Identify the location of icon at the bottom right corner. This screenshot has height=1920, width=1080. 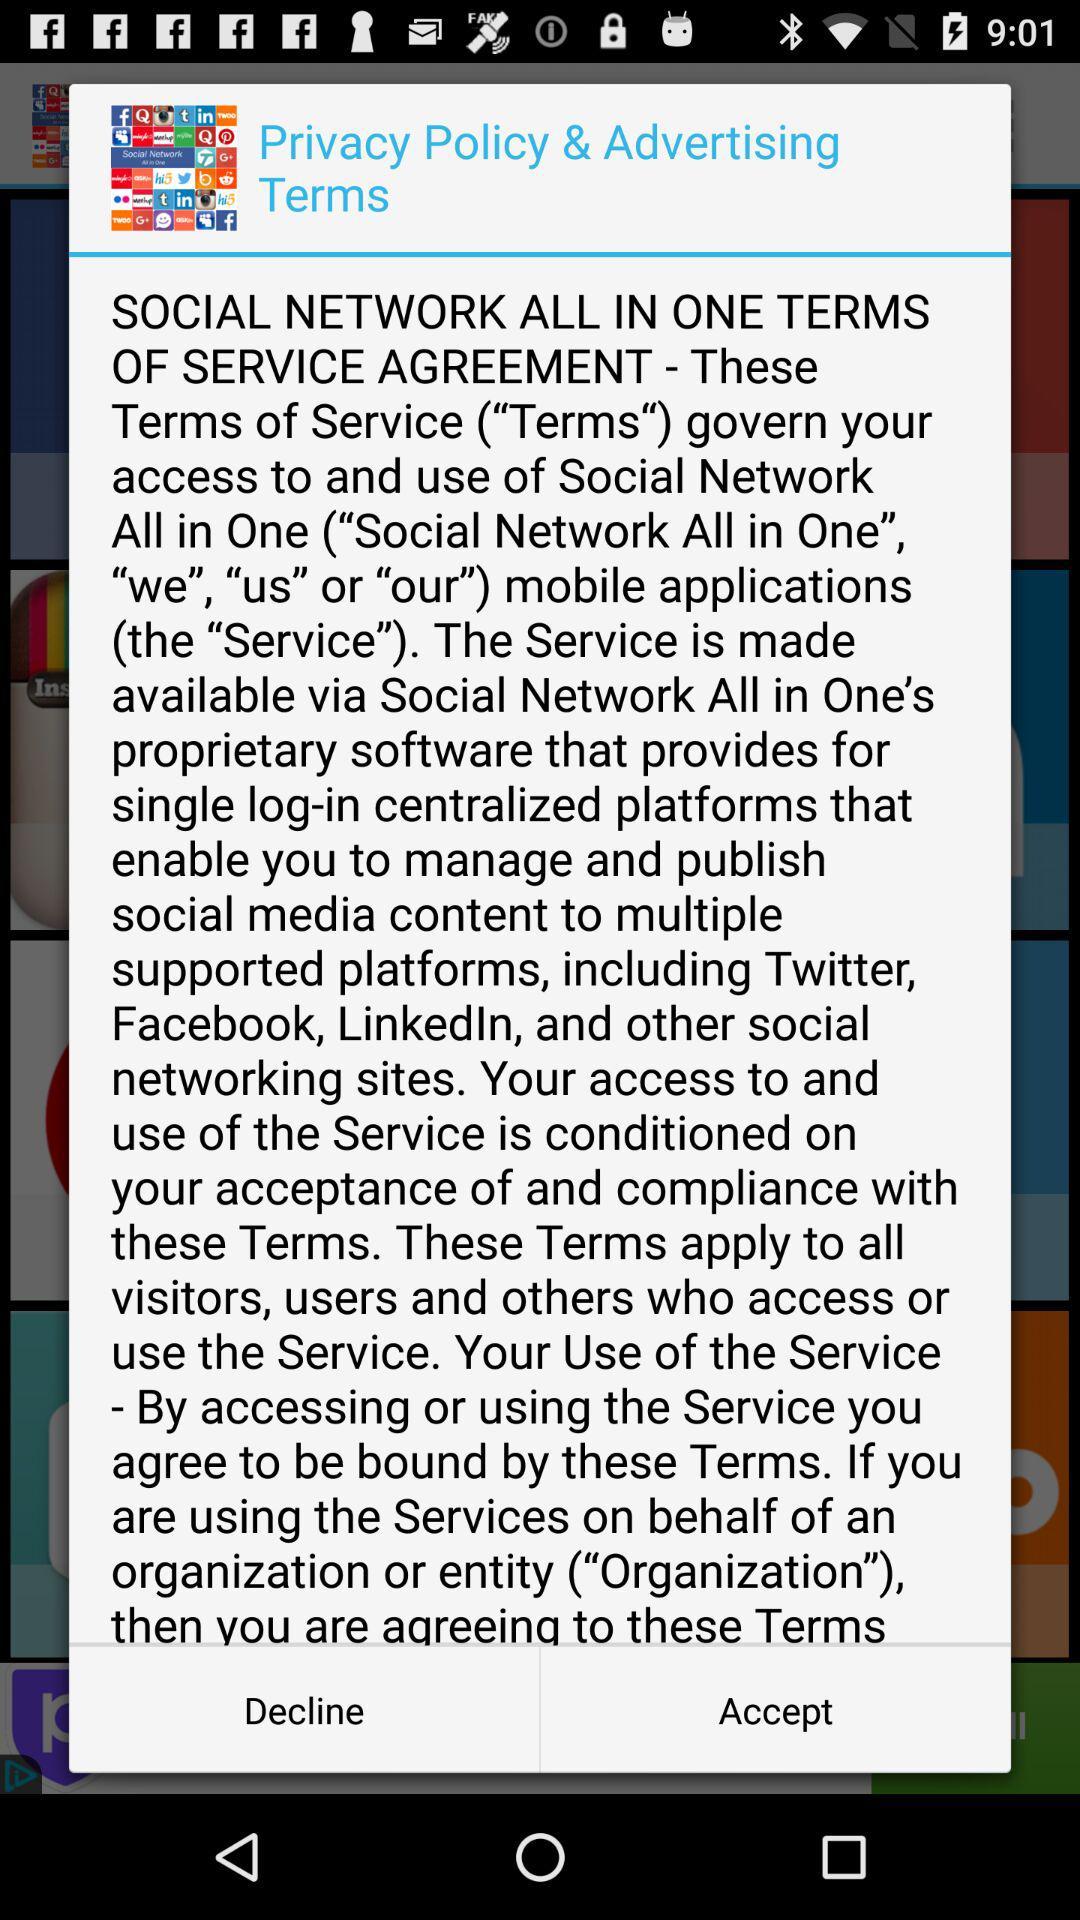
(774, 1708).